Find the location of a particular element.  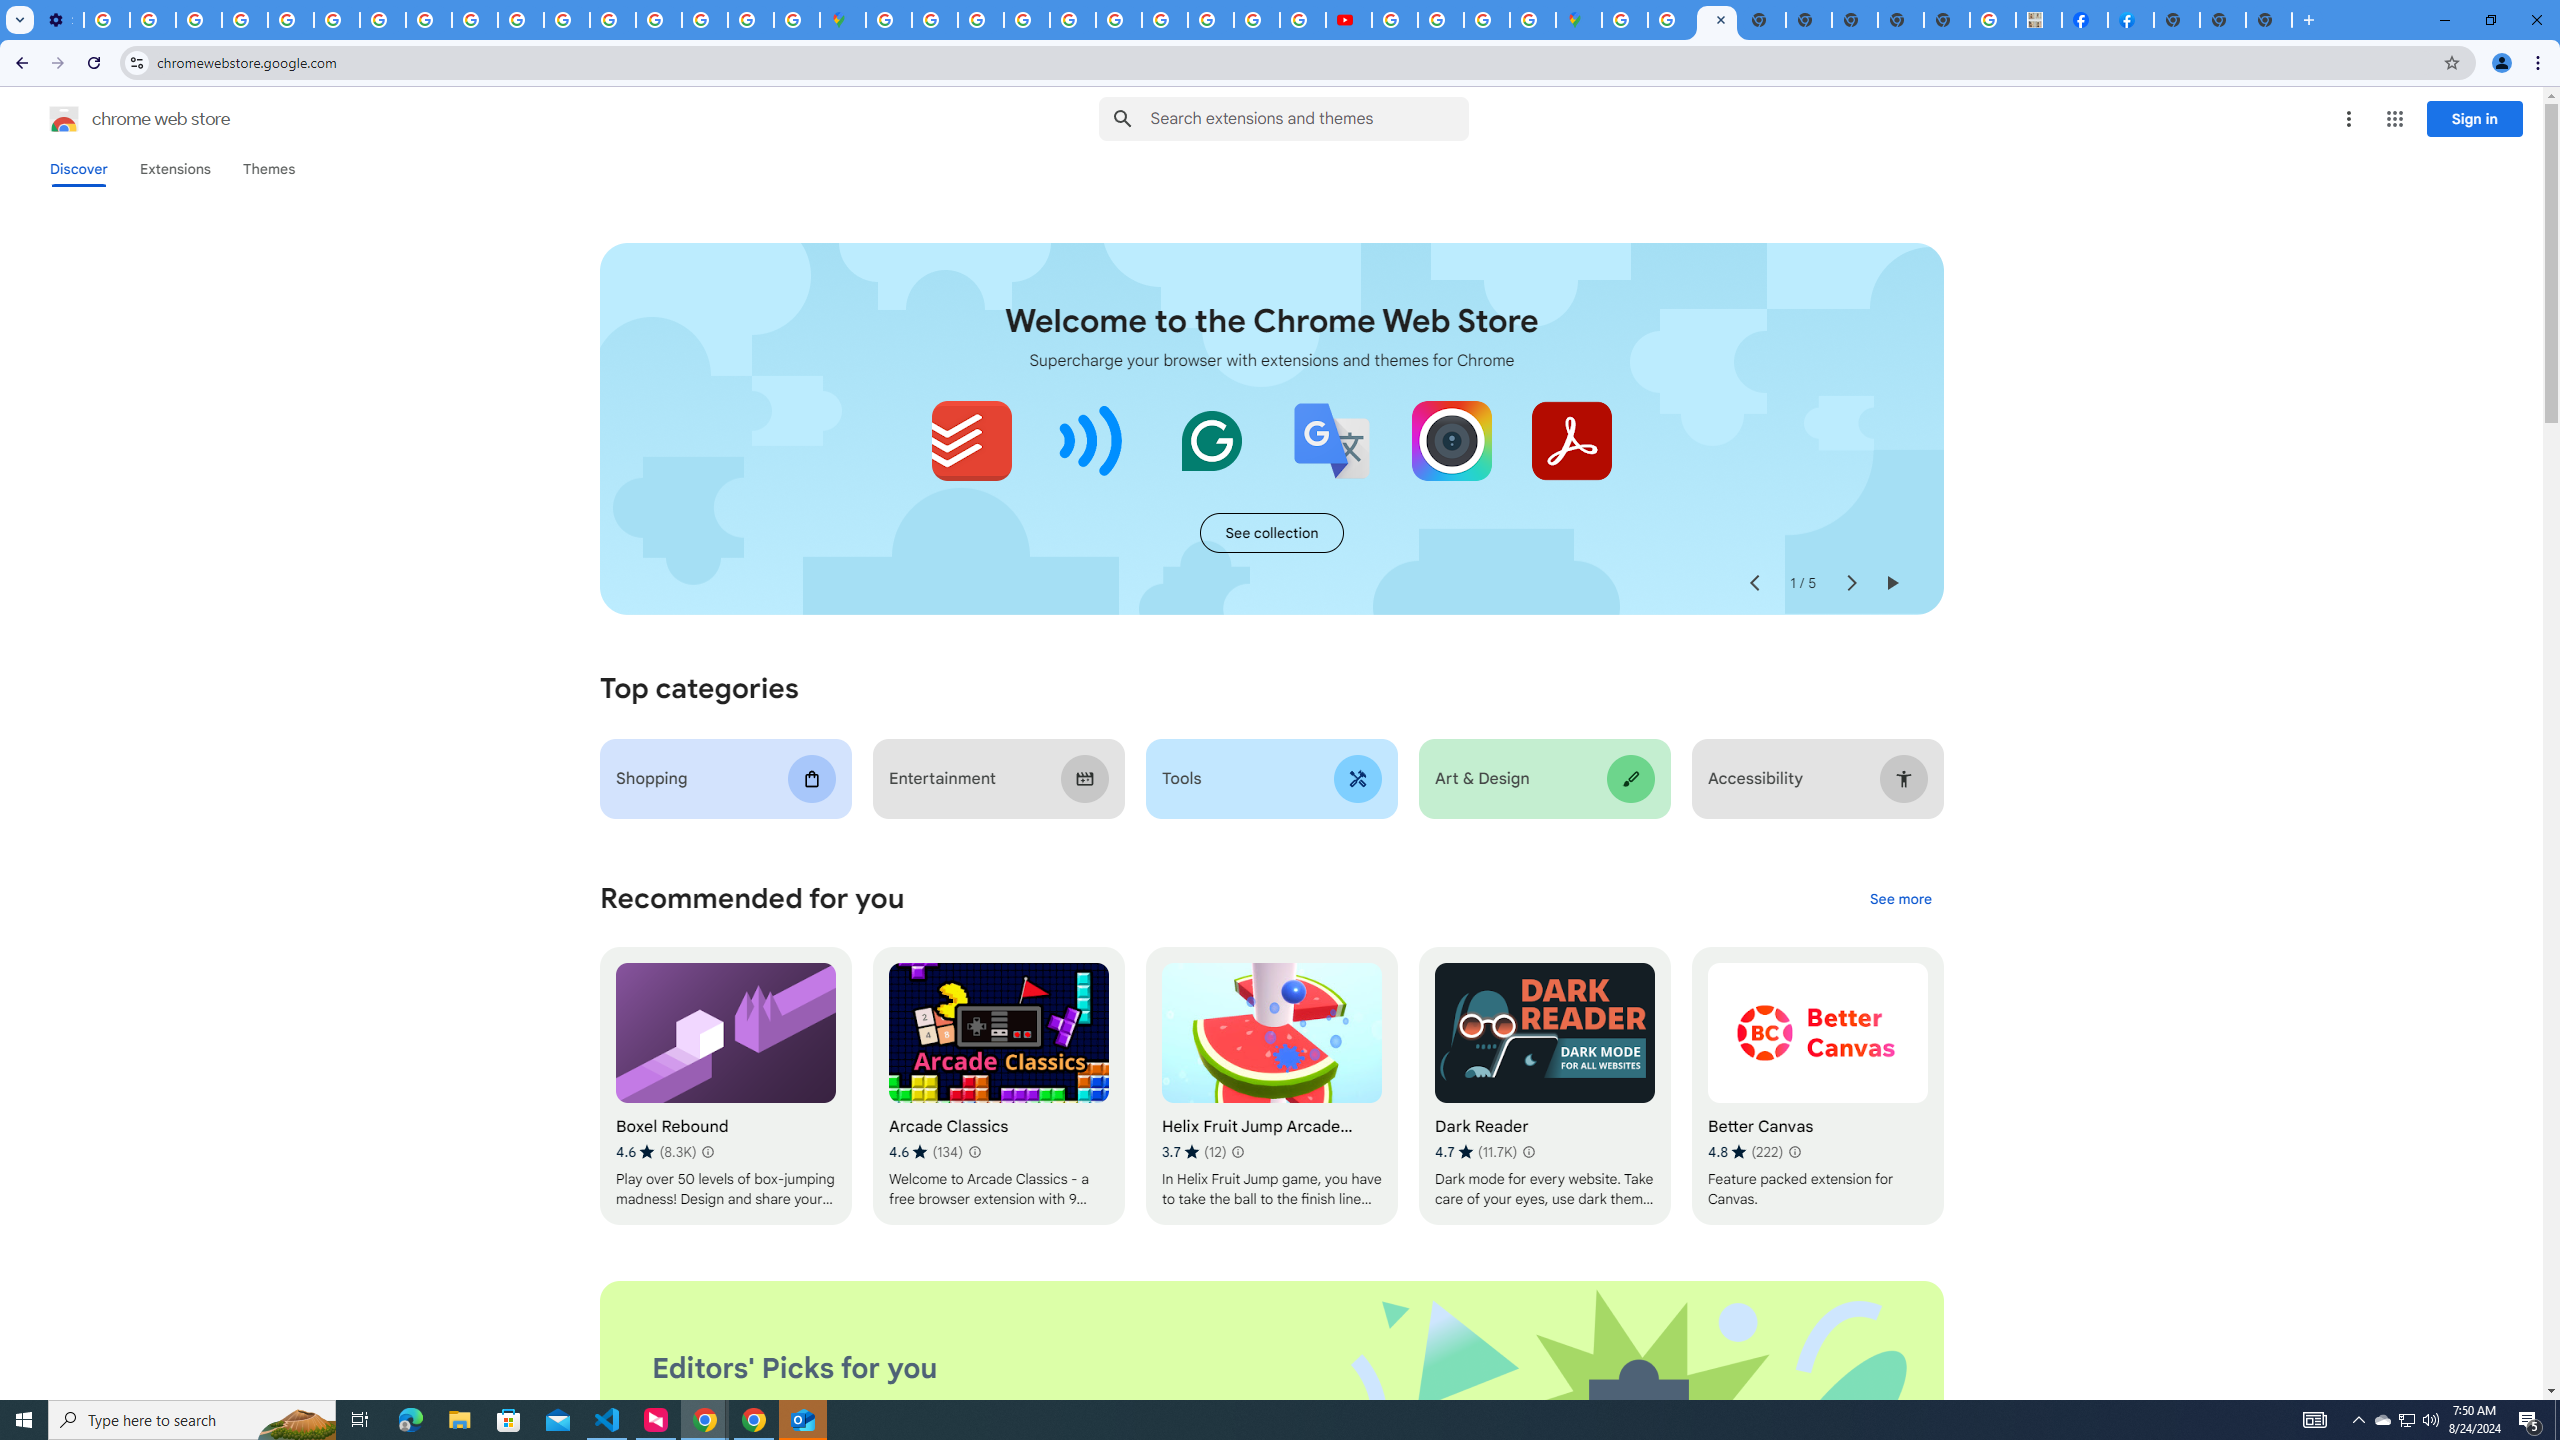

'Previous slide' is located at coordinates (1752, 582).